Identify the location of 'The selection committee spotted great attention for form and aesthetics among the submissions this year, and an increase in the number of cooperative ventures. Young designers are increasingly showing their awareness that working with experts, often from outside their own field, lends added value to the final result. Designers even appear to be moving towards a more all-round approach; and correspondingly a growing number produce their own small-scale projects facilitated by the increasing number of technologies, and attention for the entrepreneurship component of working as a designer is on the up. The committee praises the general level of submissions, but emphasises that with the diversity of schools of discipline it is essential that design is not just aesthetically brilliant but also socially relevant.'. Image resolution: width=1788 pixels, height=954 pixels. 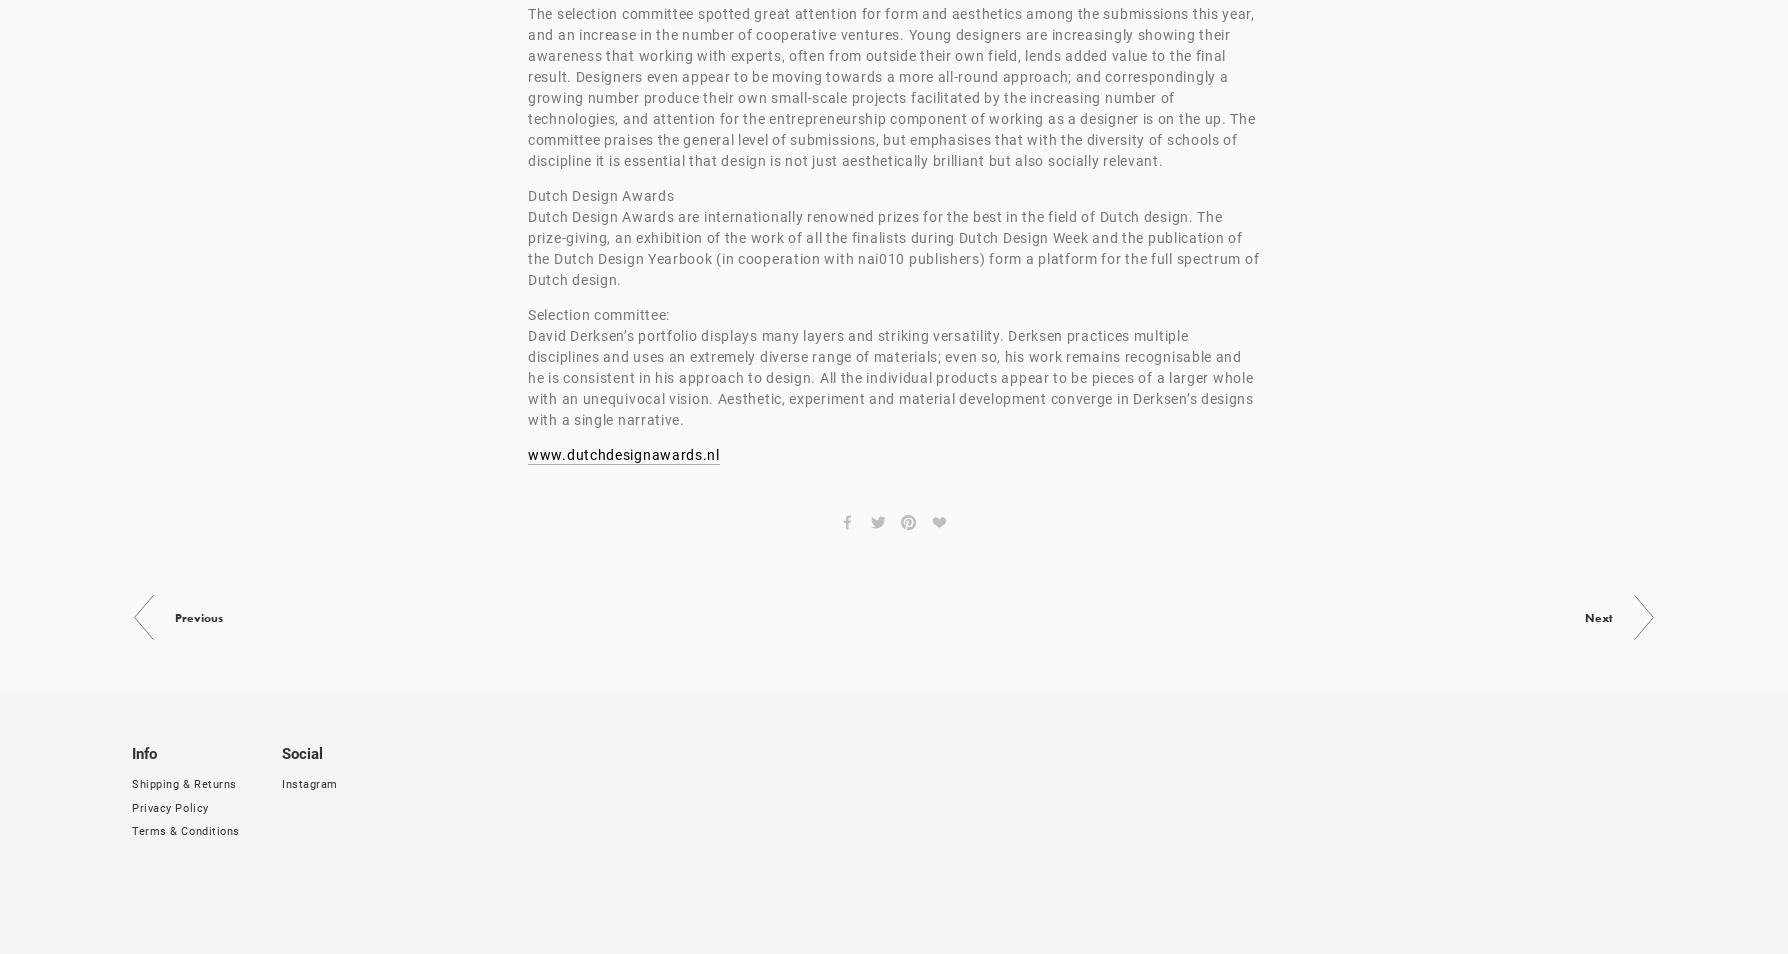
(892, 86).